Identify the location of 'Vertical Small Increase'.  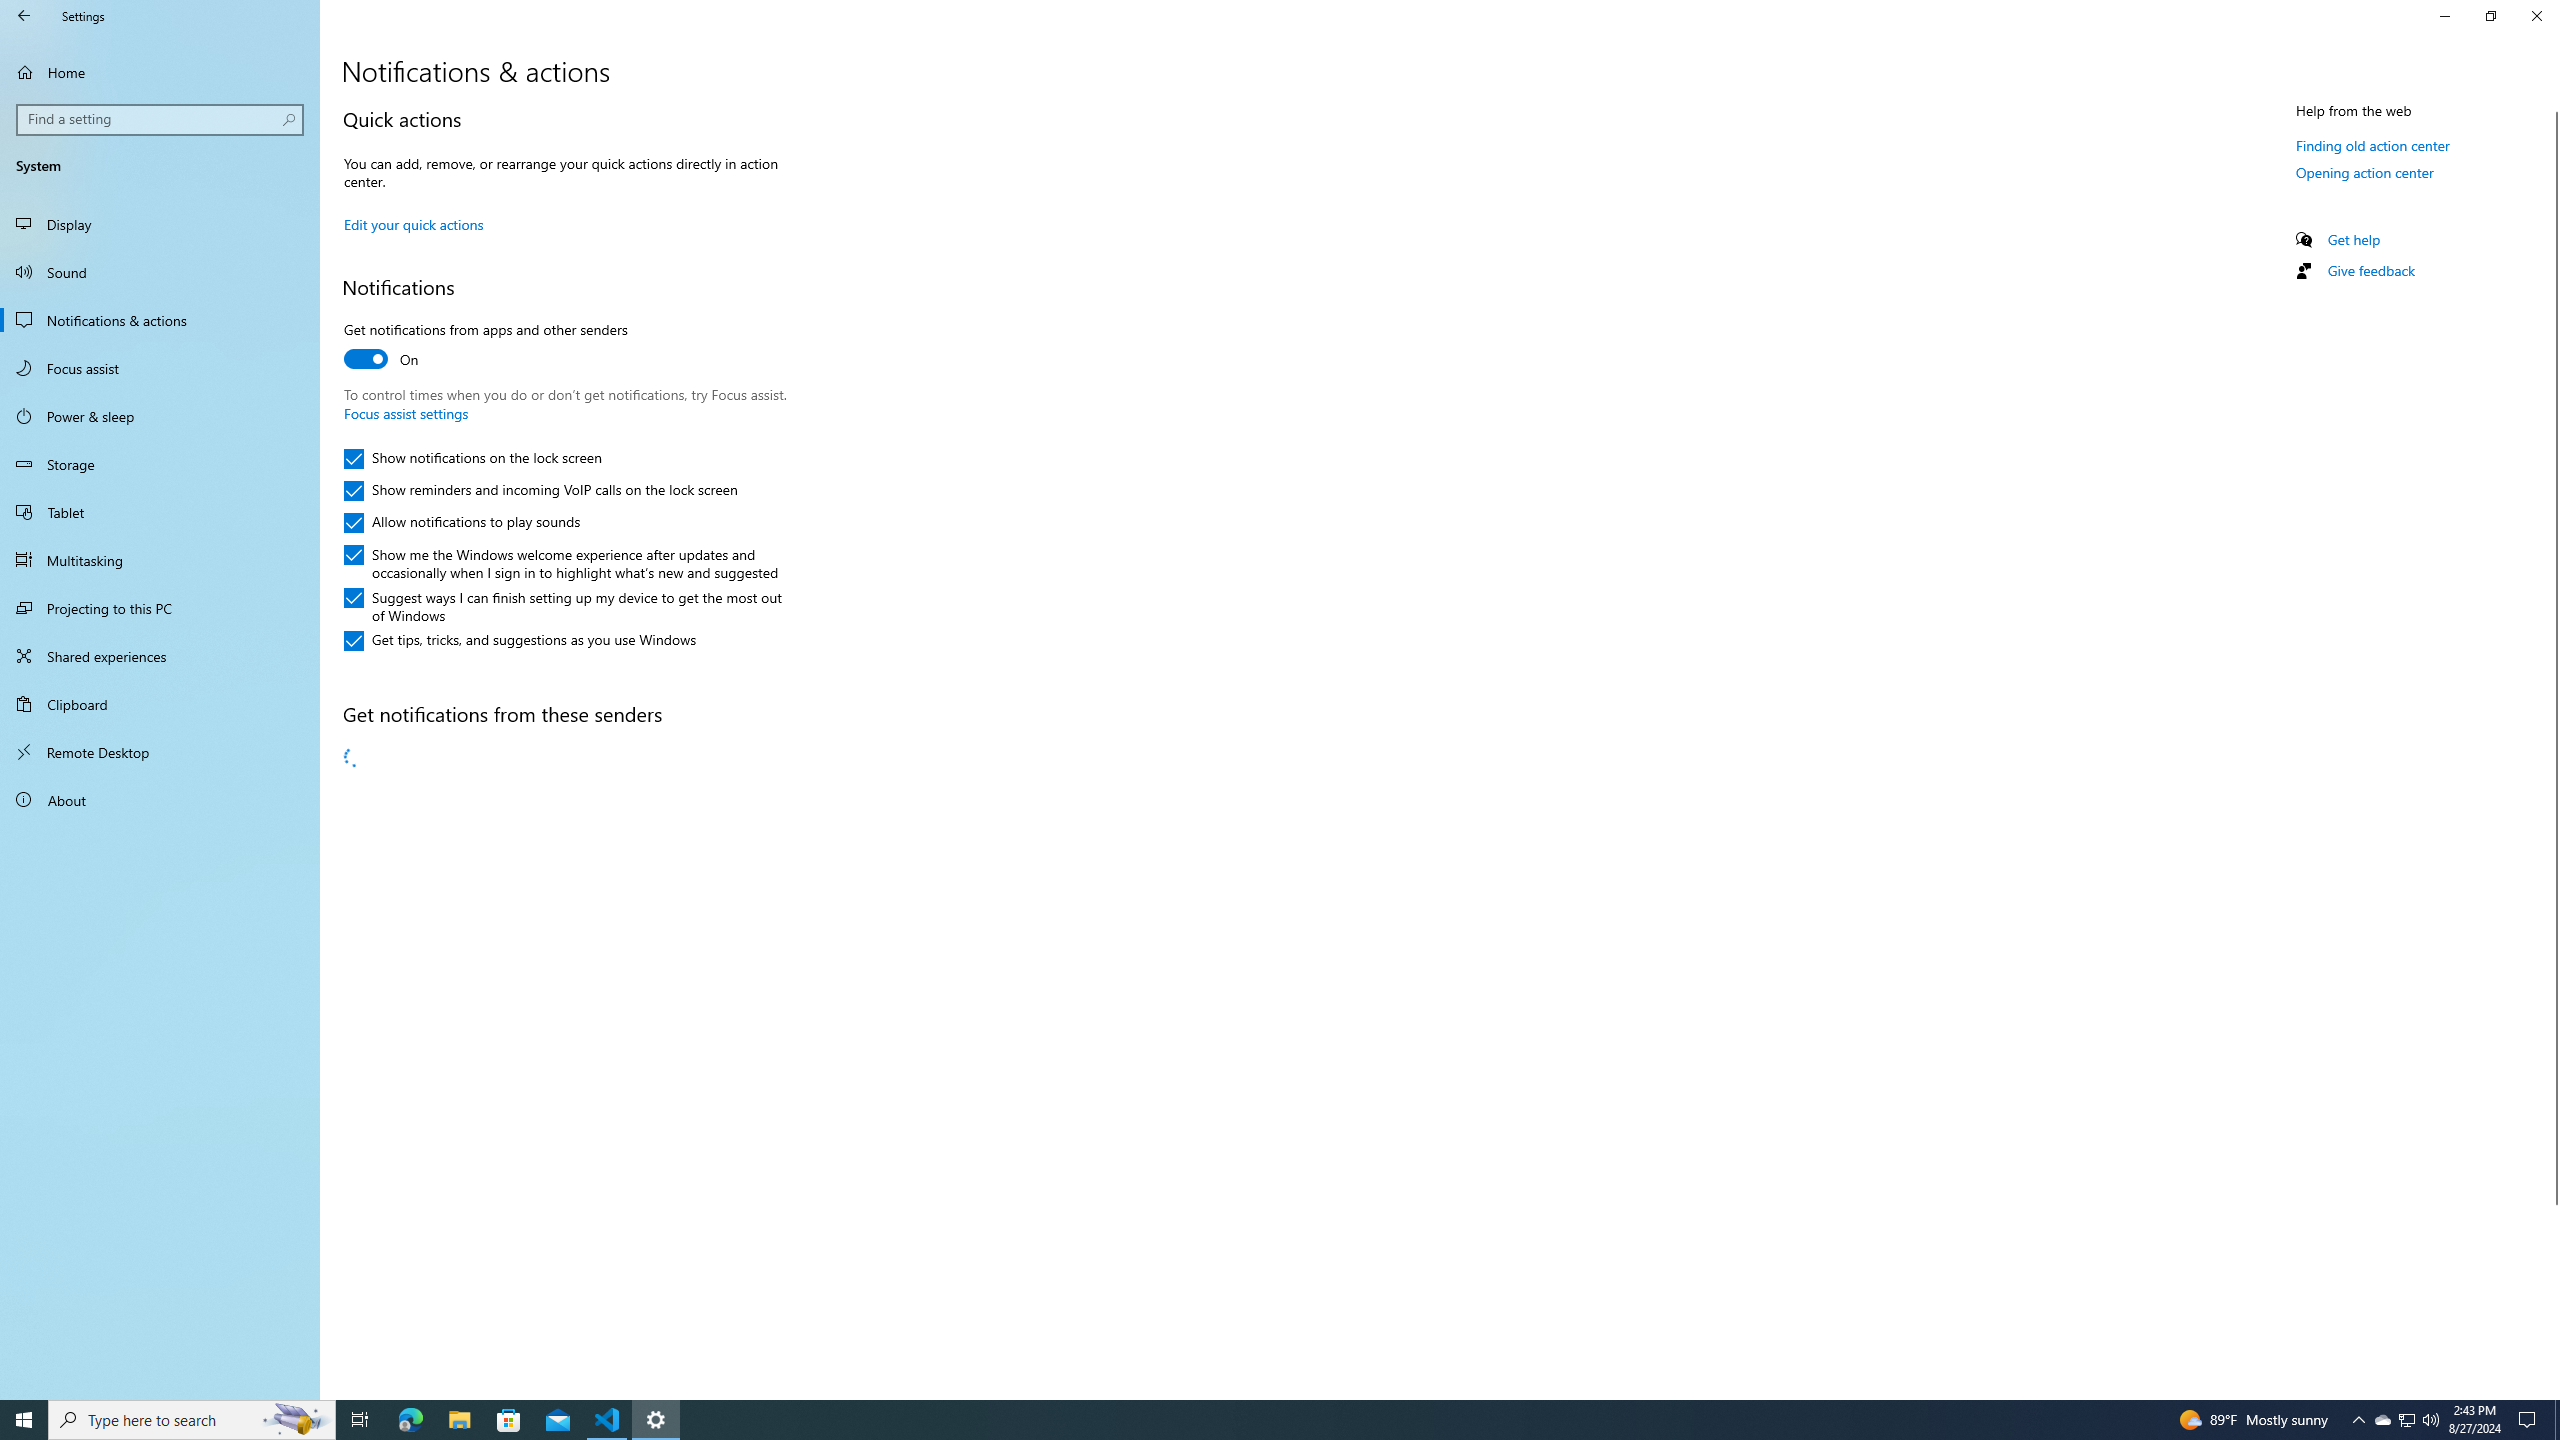
(2551, 1390).